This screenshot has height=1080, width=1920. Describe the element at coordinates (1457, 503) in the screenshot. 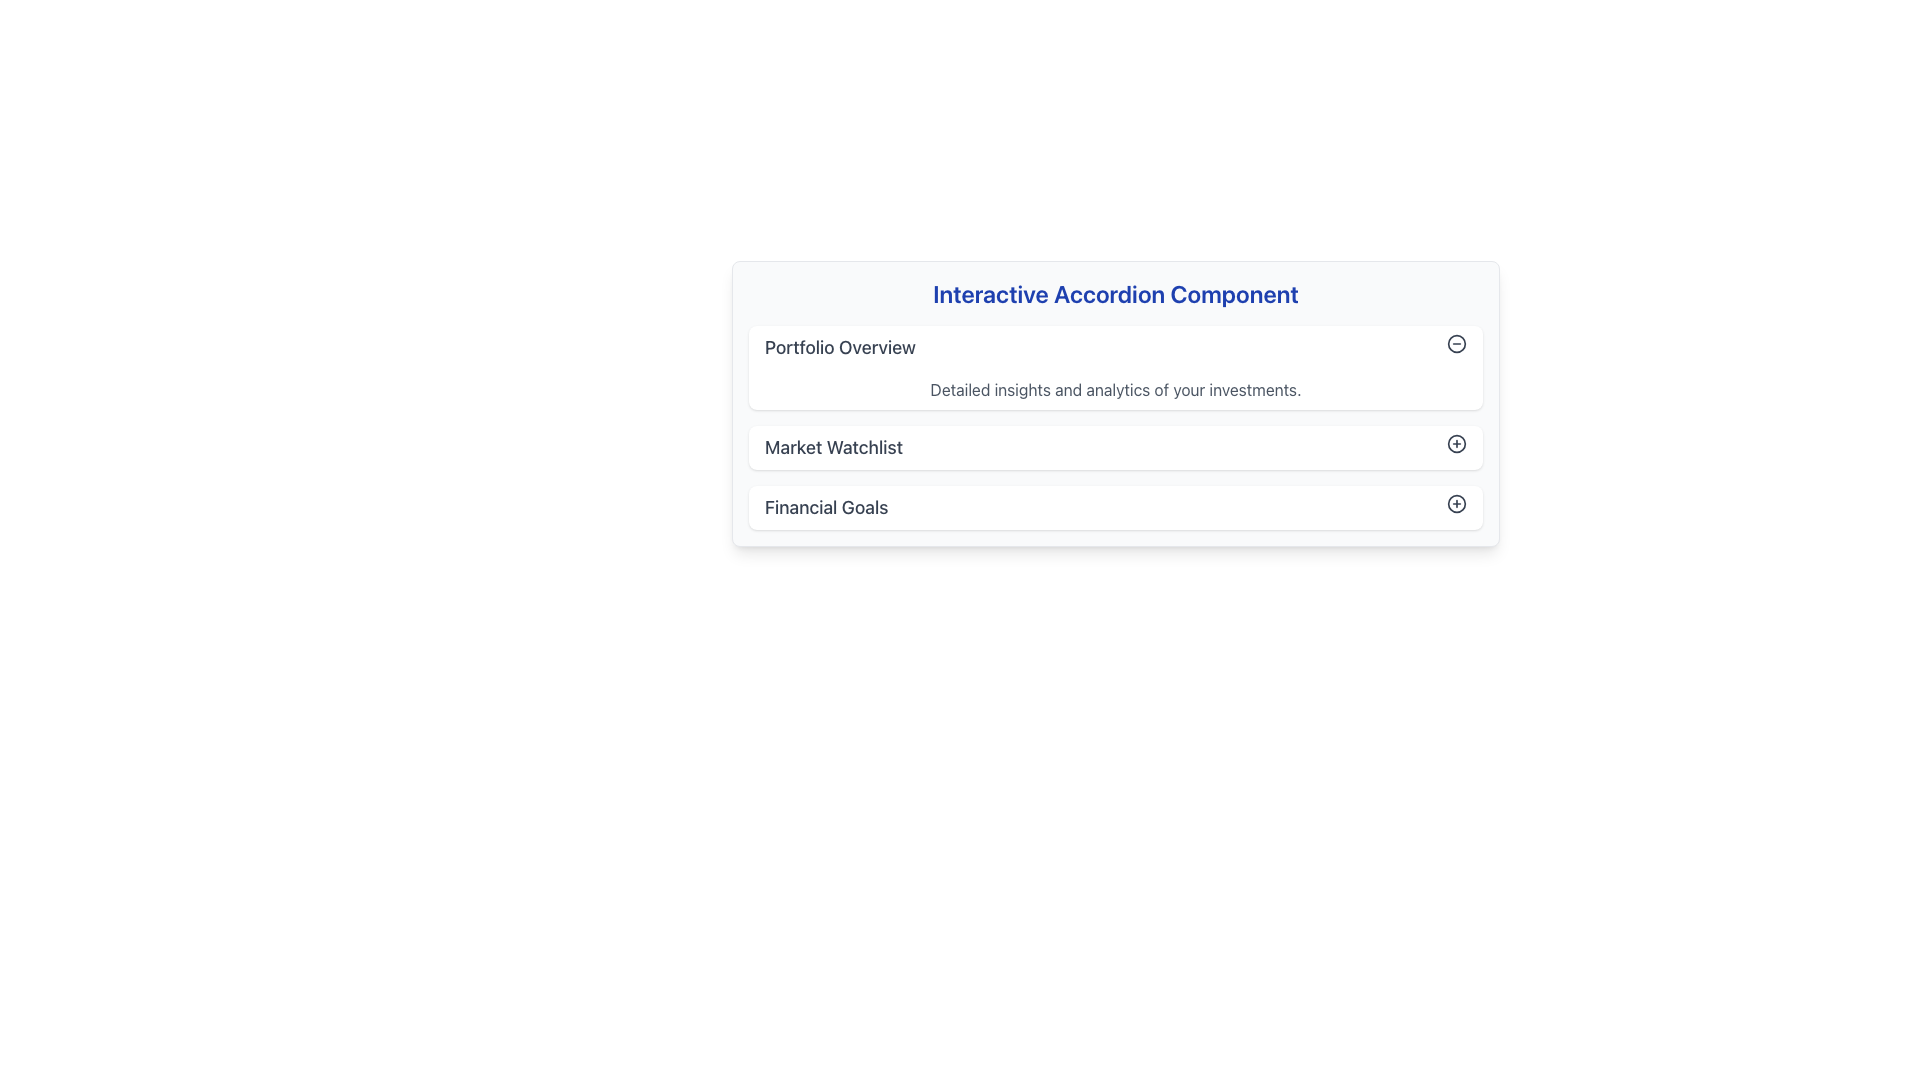

I see `the circular button with a black outline and a black plus sign (+) located at the far right side of the 'Financial Goals' section` at that location.